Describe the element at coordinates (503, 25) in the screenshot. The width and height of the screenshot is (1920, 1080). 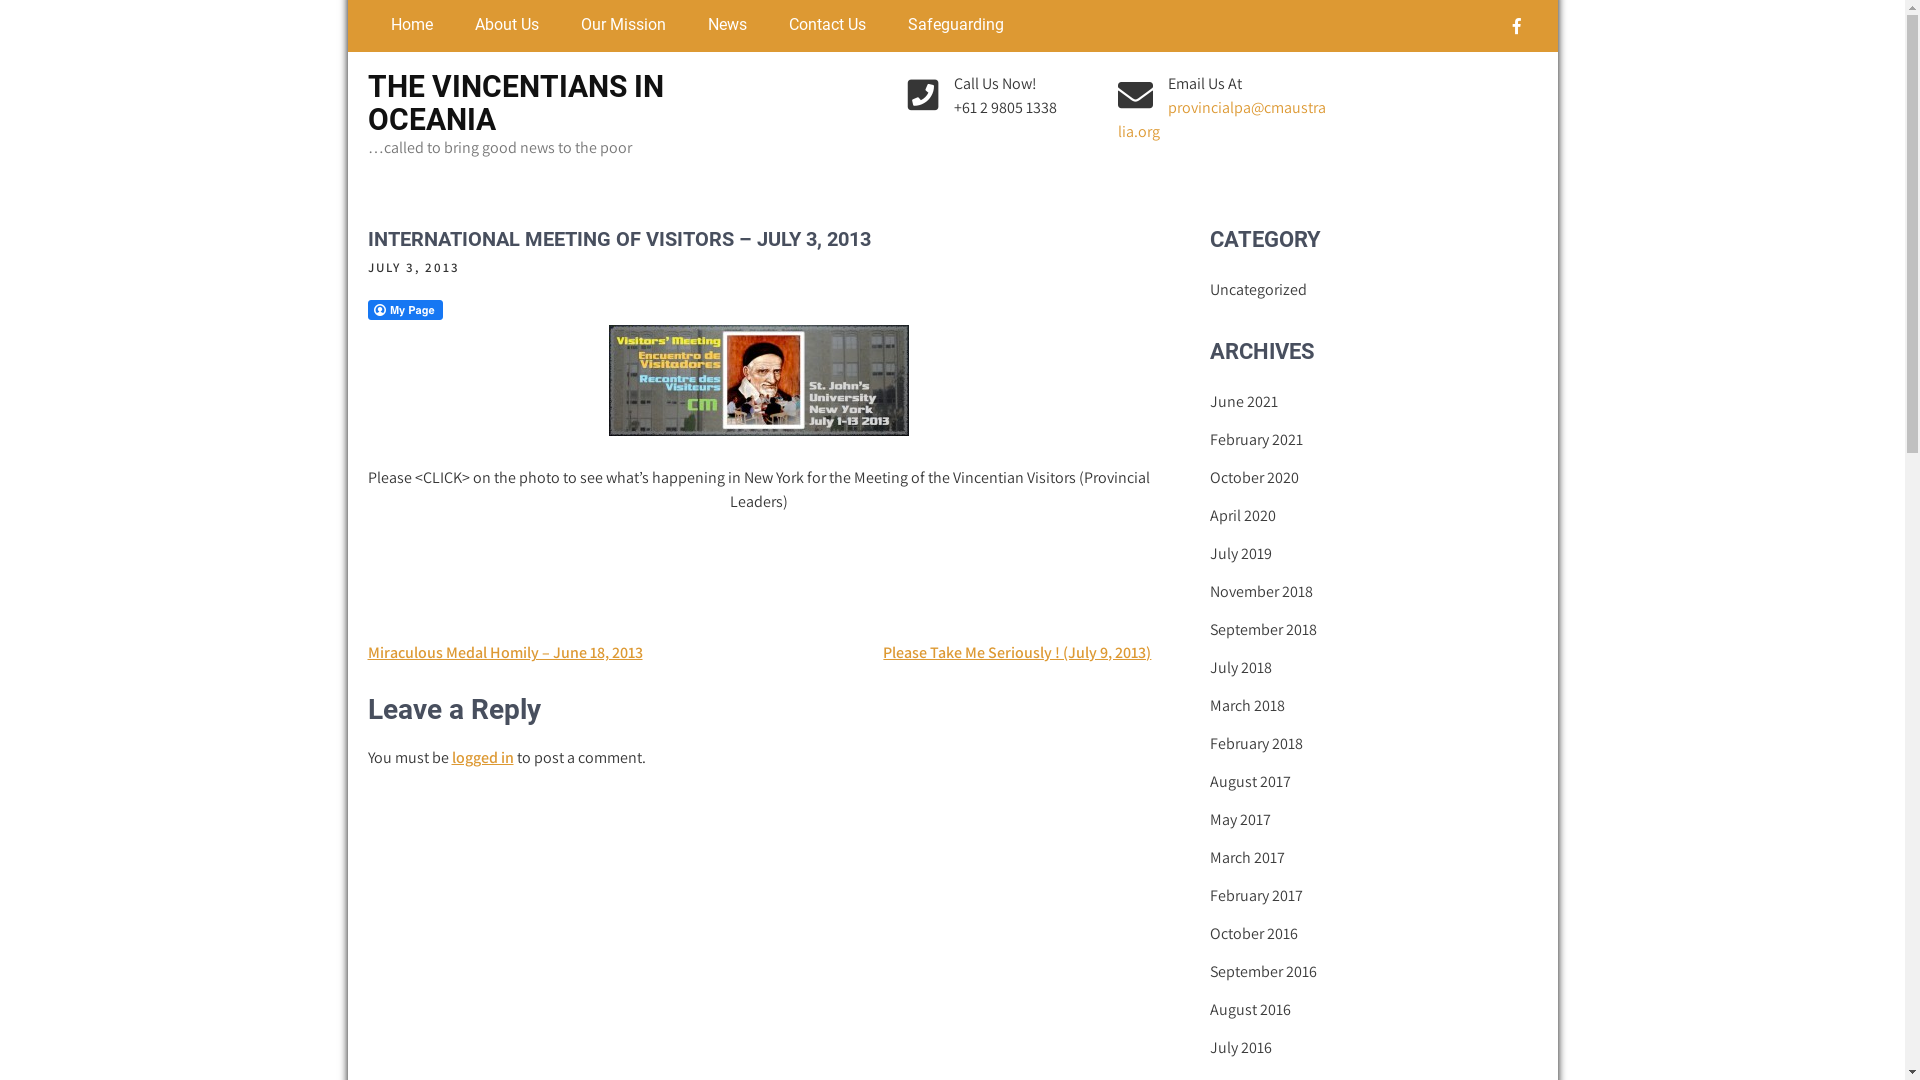
I see `'About Us'` at that location.